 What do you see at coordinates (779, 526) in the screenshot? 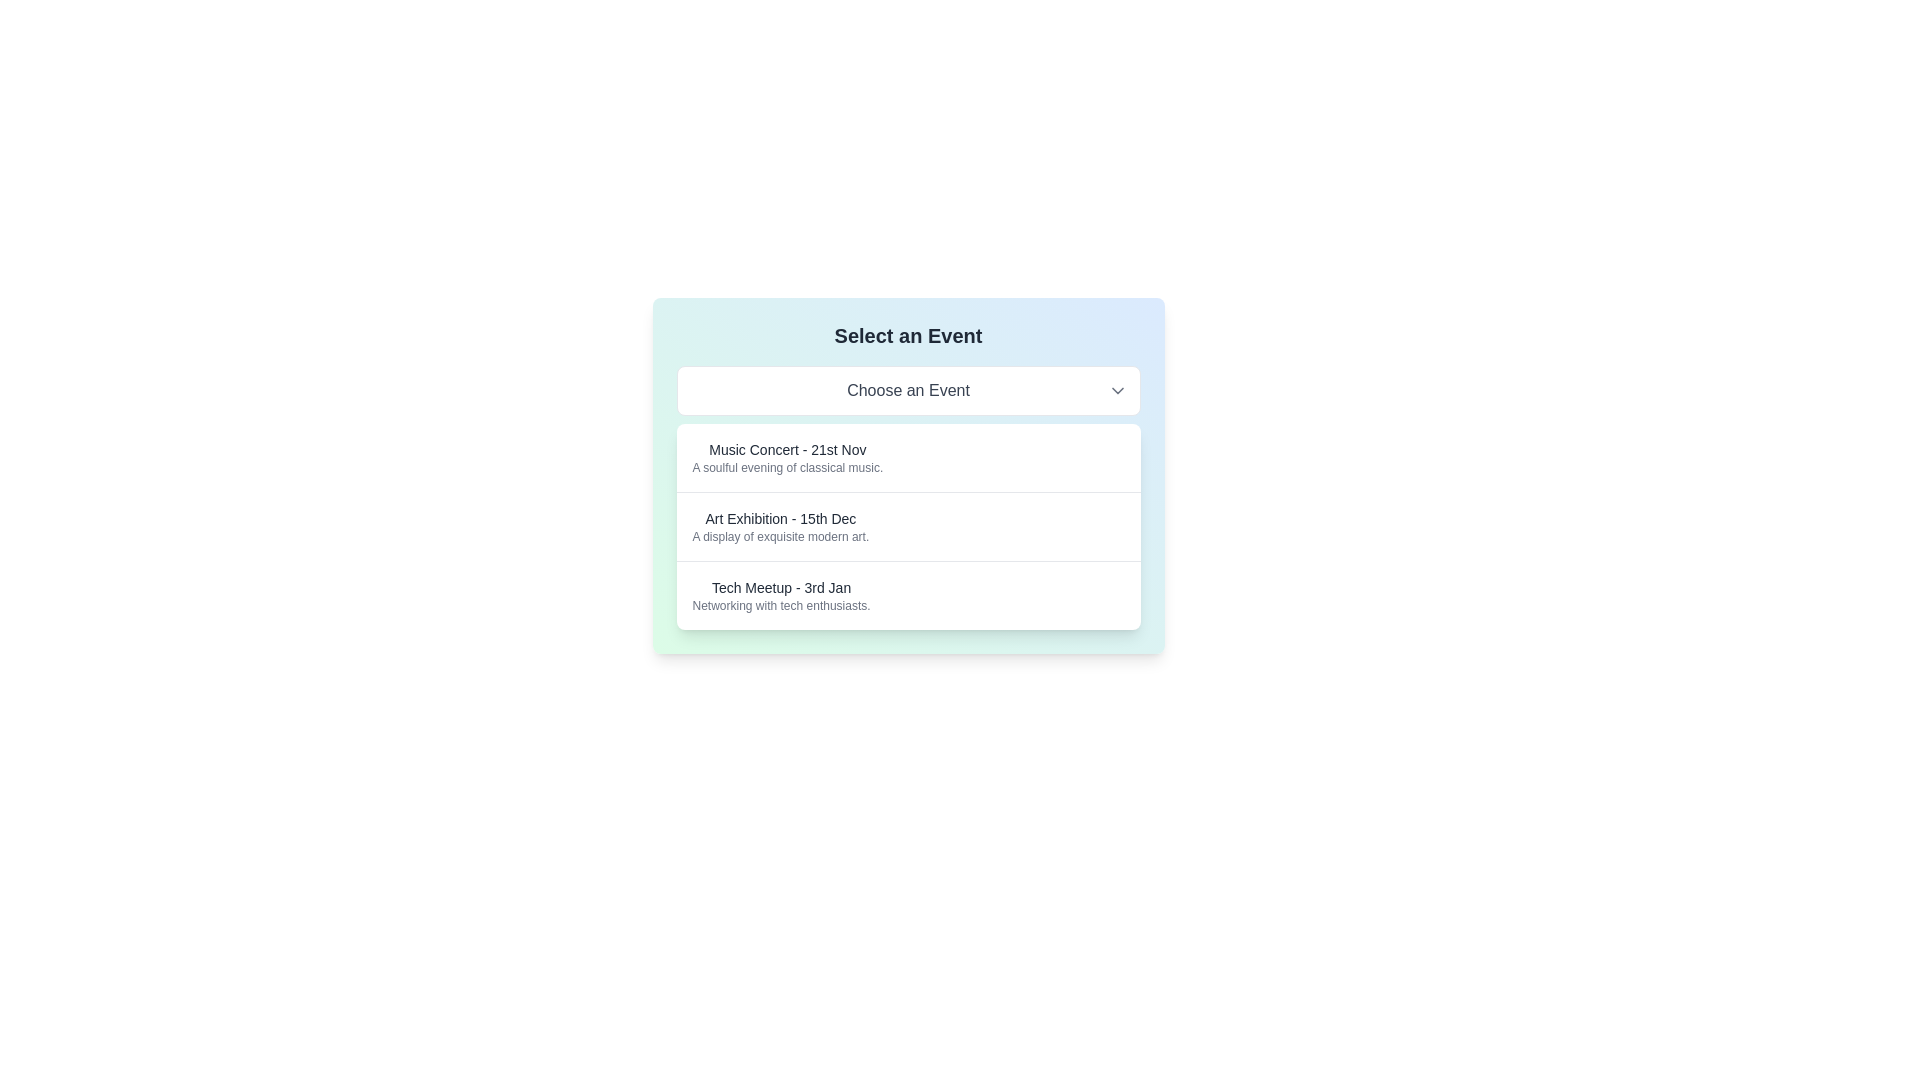
I see `the event listing for 'Art Exhibition - 15th Dec' to search for more details about this event` at bounding box center [779, 526].